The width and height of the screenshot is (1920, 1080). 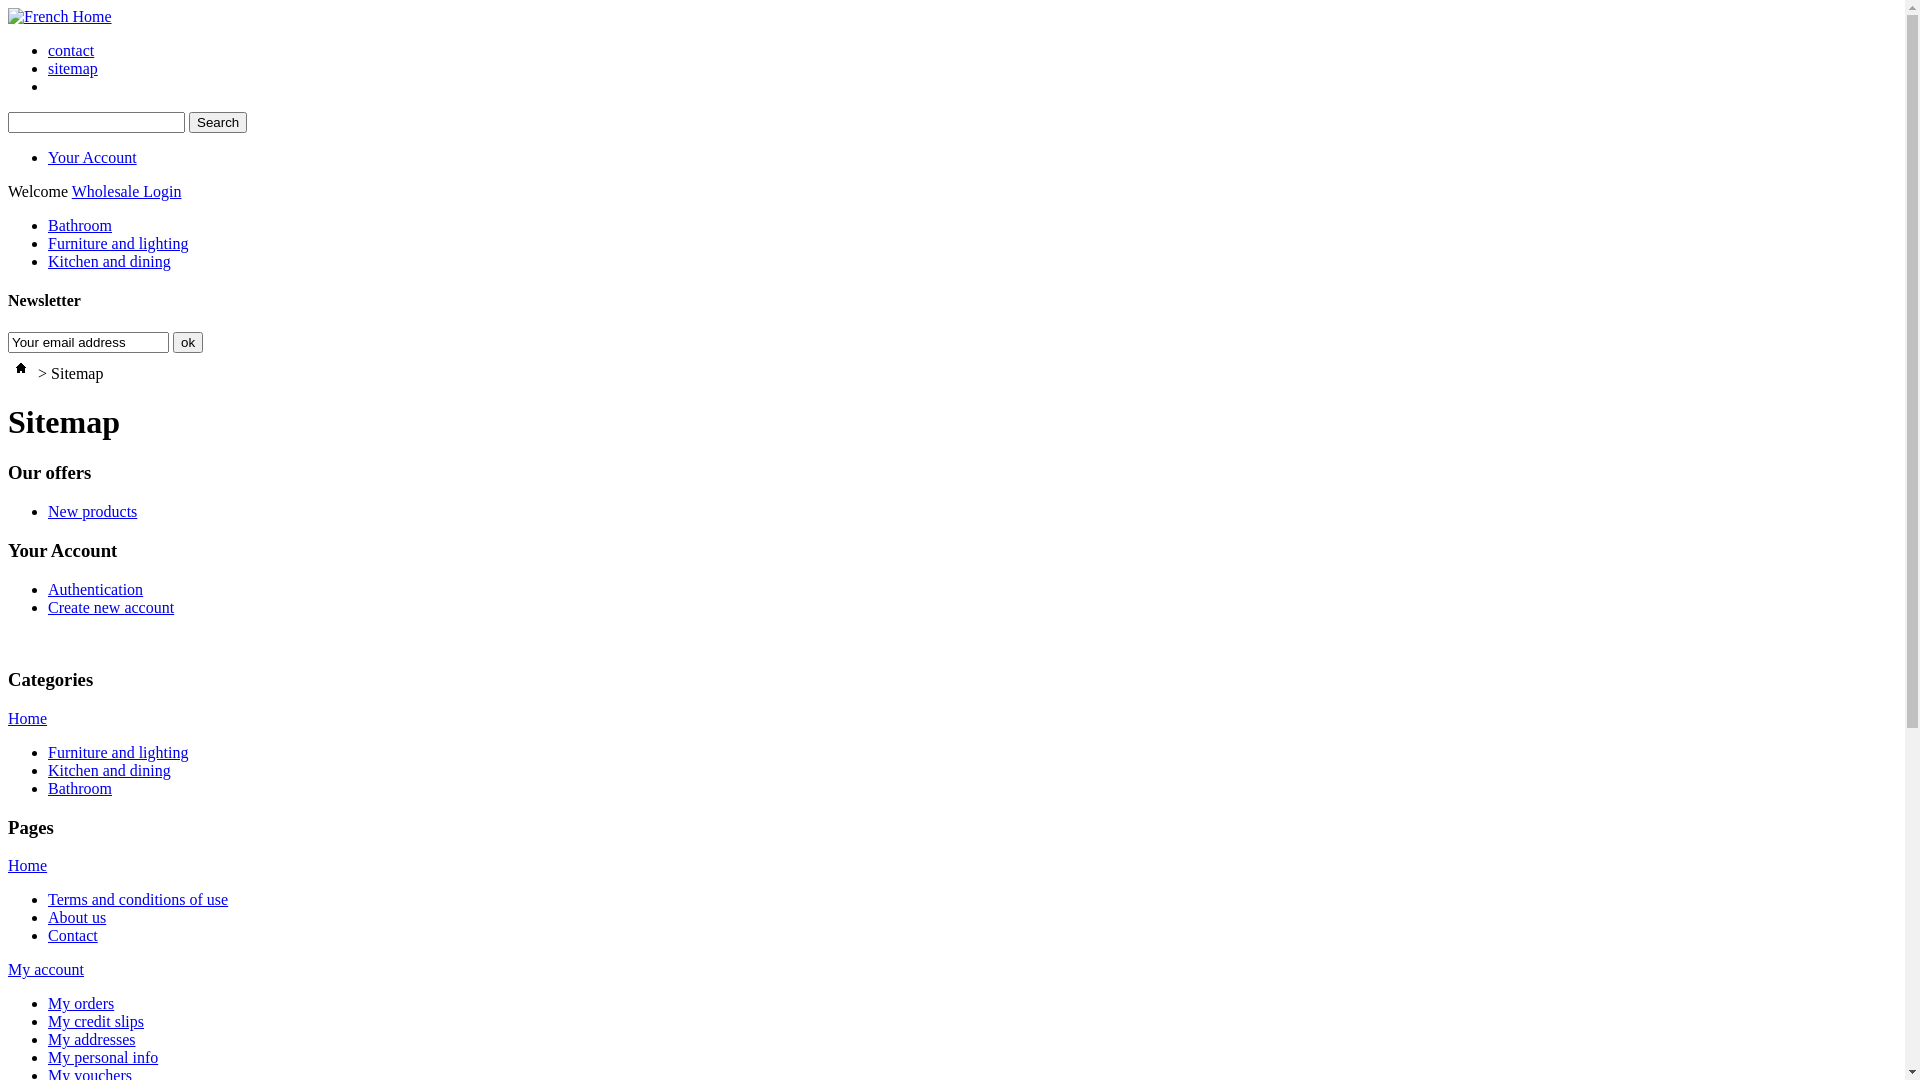 I want to click on 'Wholesale Login', so click(x=72, y=191).